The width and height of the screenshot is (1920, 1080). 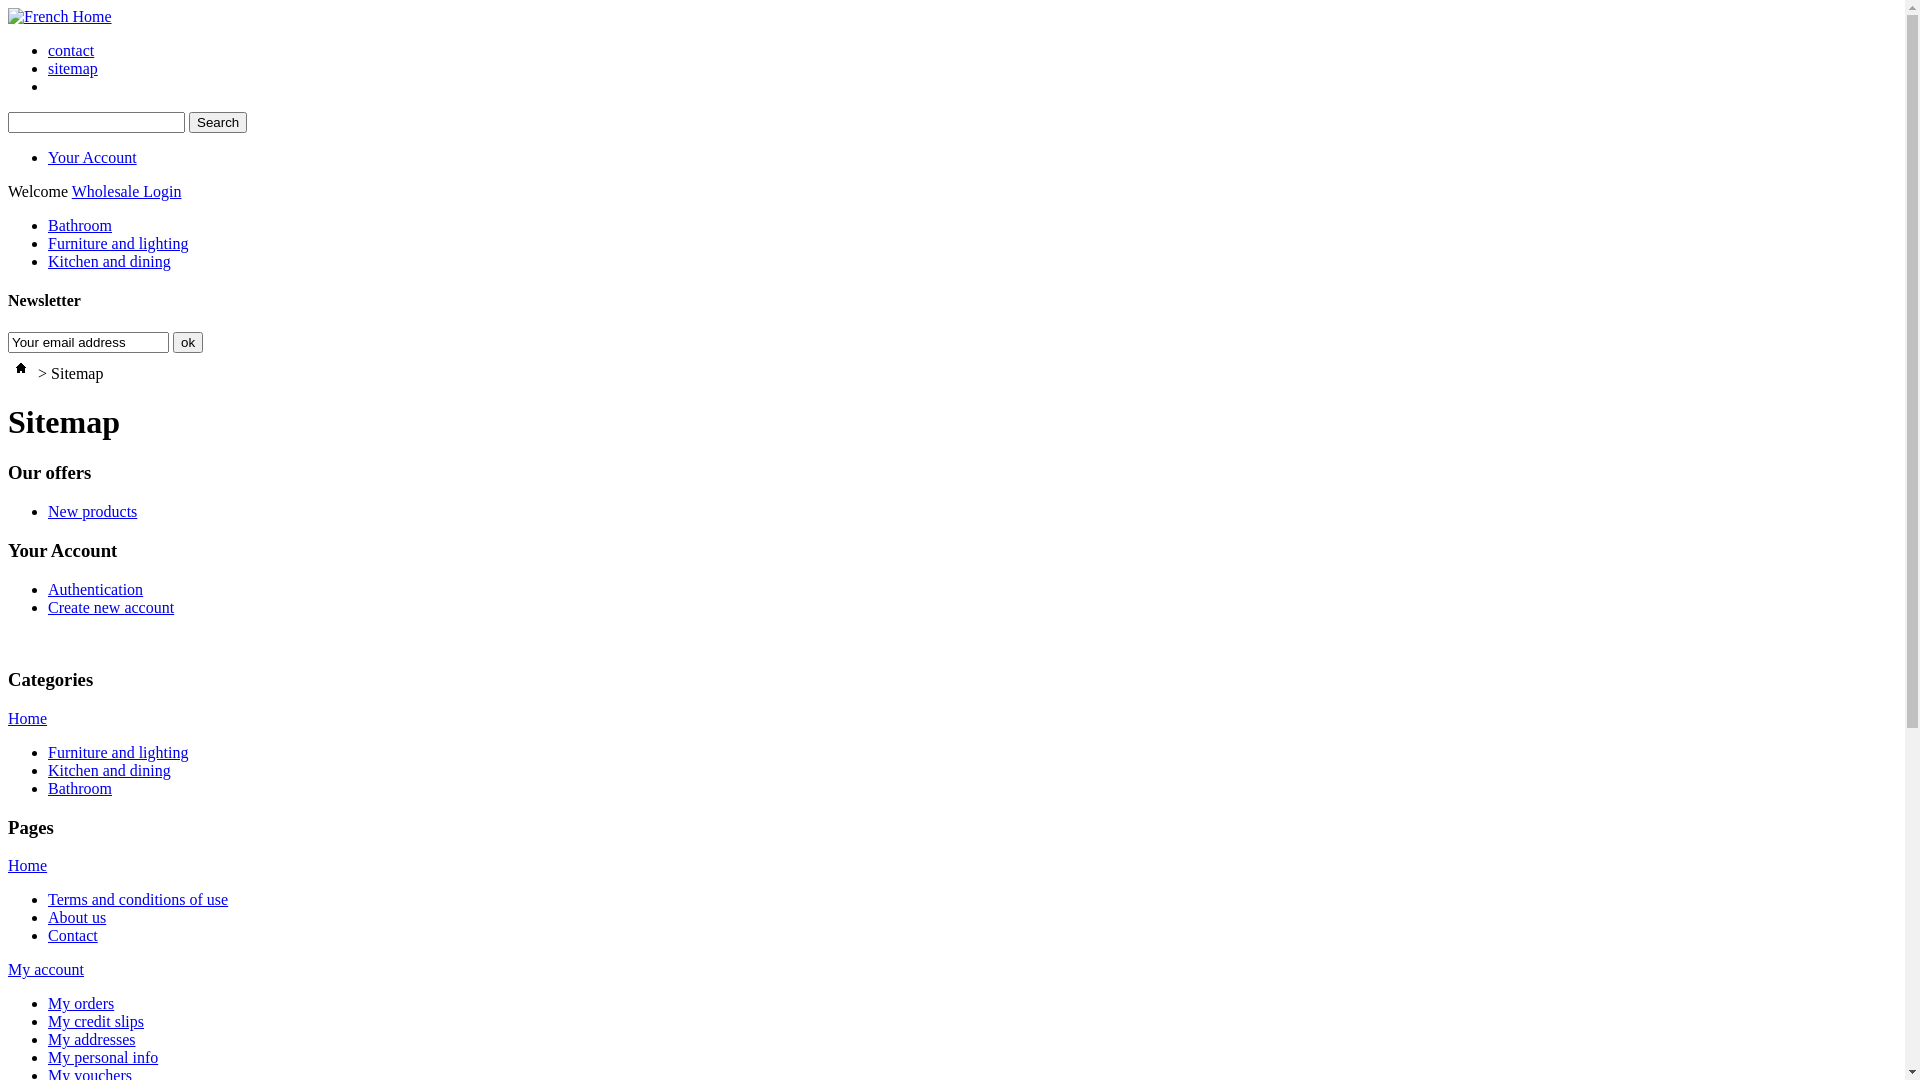 I want to click on 'Wholesale Login', so click(x=72, y=191).